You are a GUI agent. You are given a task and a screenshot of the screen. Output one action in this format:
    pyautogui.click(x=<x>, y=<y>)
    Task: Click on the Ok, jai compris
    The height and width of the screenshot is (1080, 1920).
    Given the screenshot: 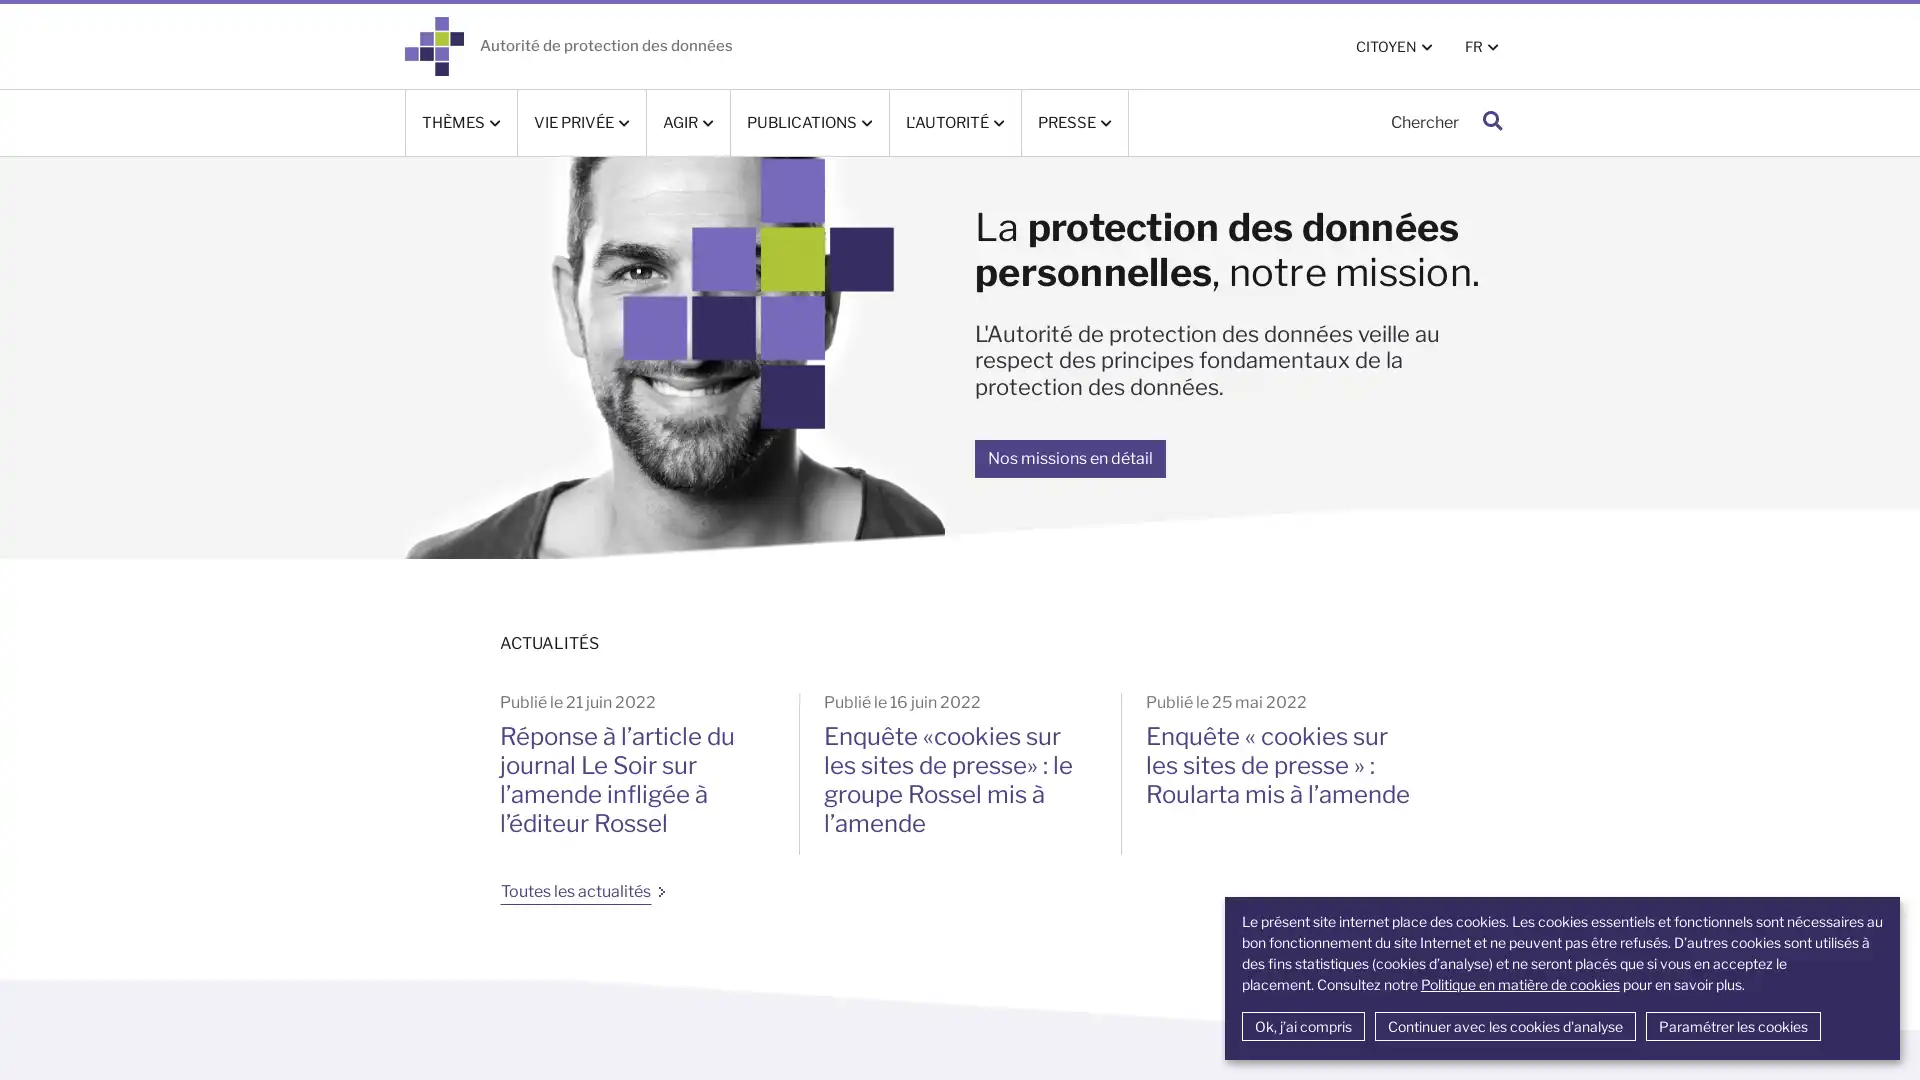 What is the action you would take?
    pyautogui.click(x=1302, y=1026)
    